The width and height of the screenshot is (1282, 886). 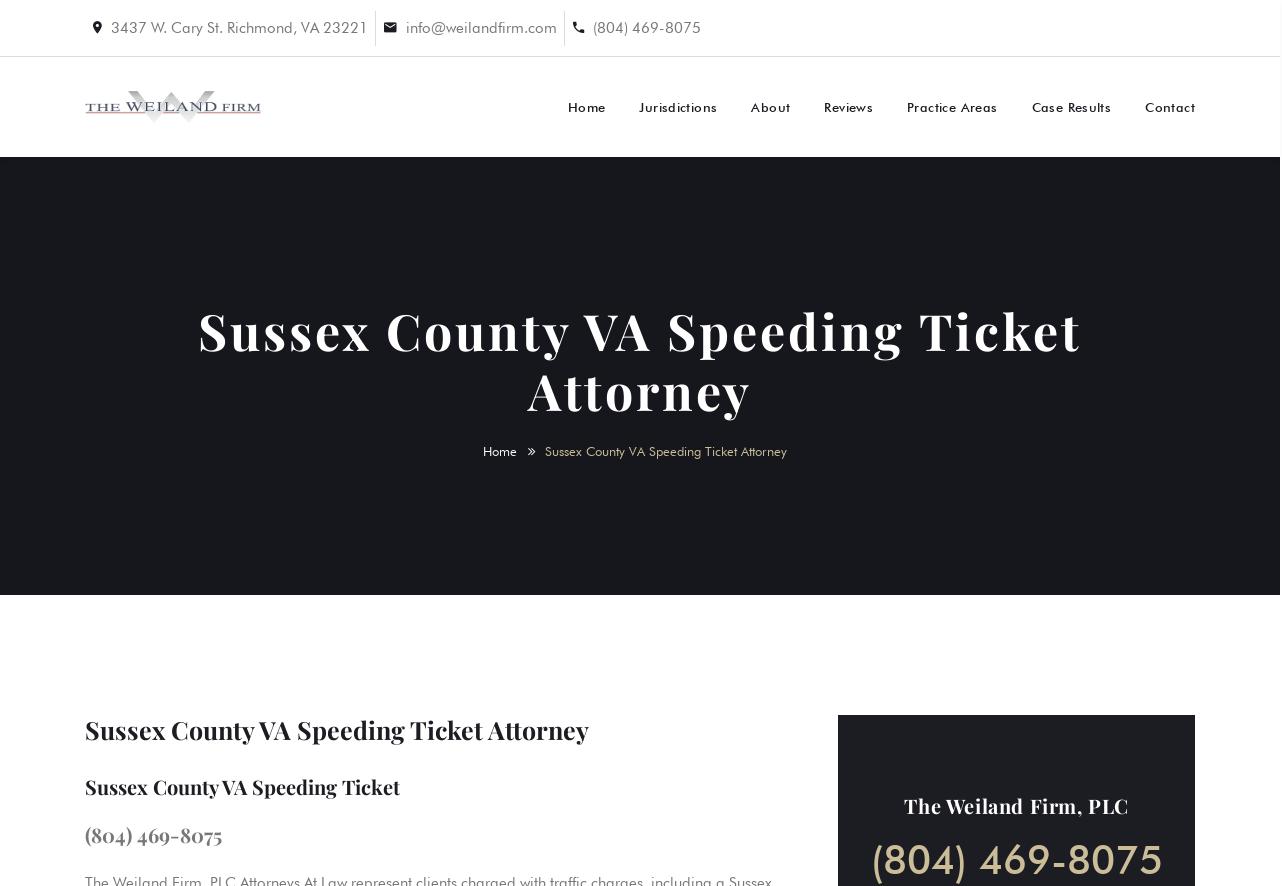 What do you see at coordinates (740, 404) in the screenshot?
I see `'Dinwiddie County'` at bounding box center [740, 404].